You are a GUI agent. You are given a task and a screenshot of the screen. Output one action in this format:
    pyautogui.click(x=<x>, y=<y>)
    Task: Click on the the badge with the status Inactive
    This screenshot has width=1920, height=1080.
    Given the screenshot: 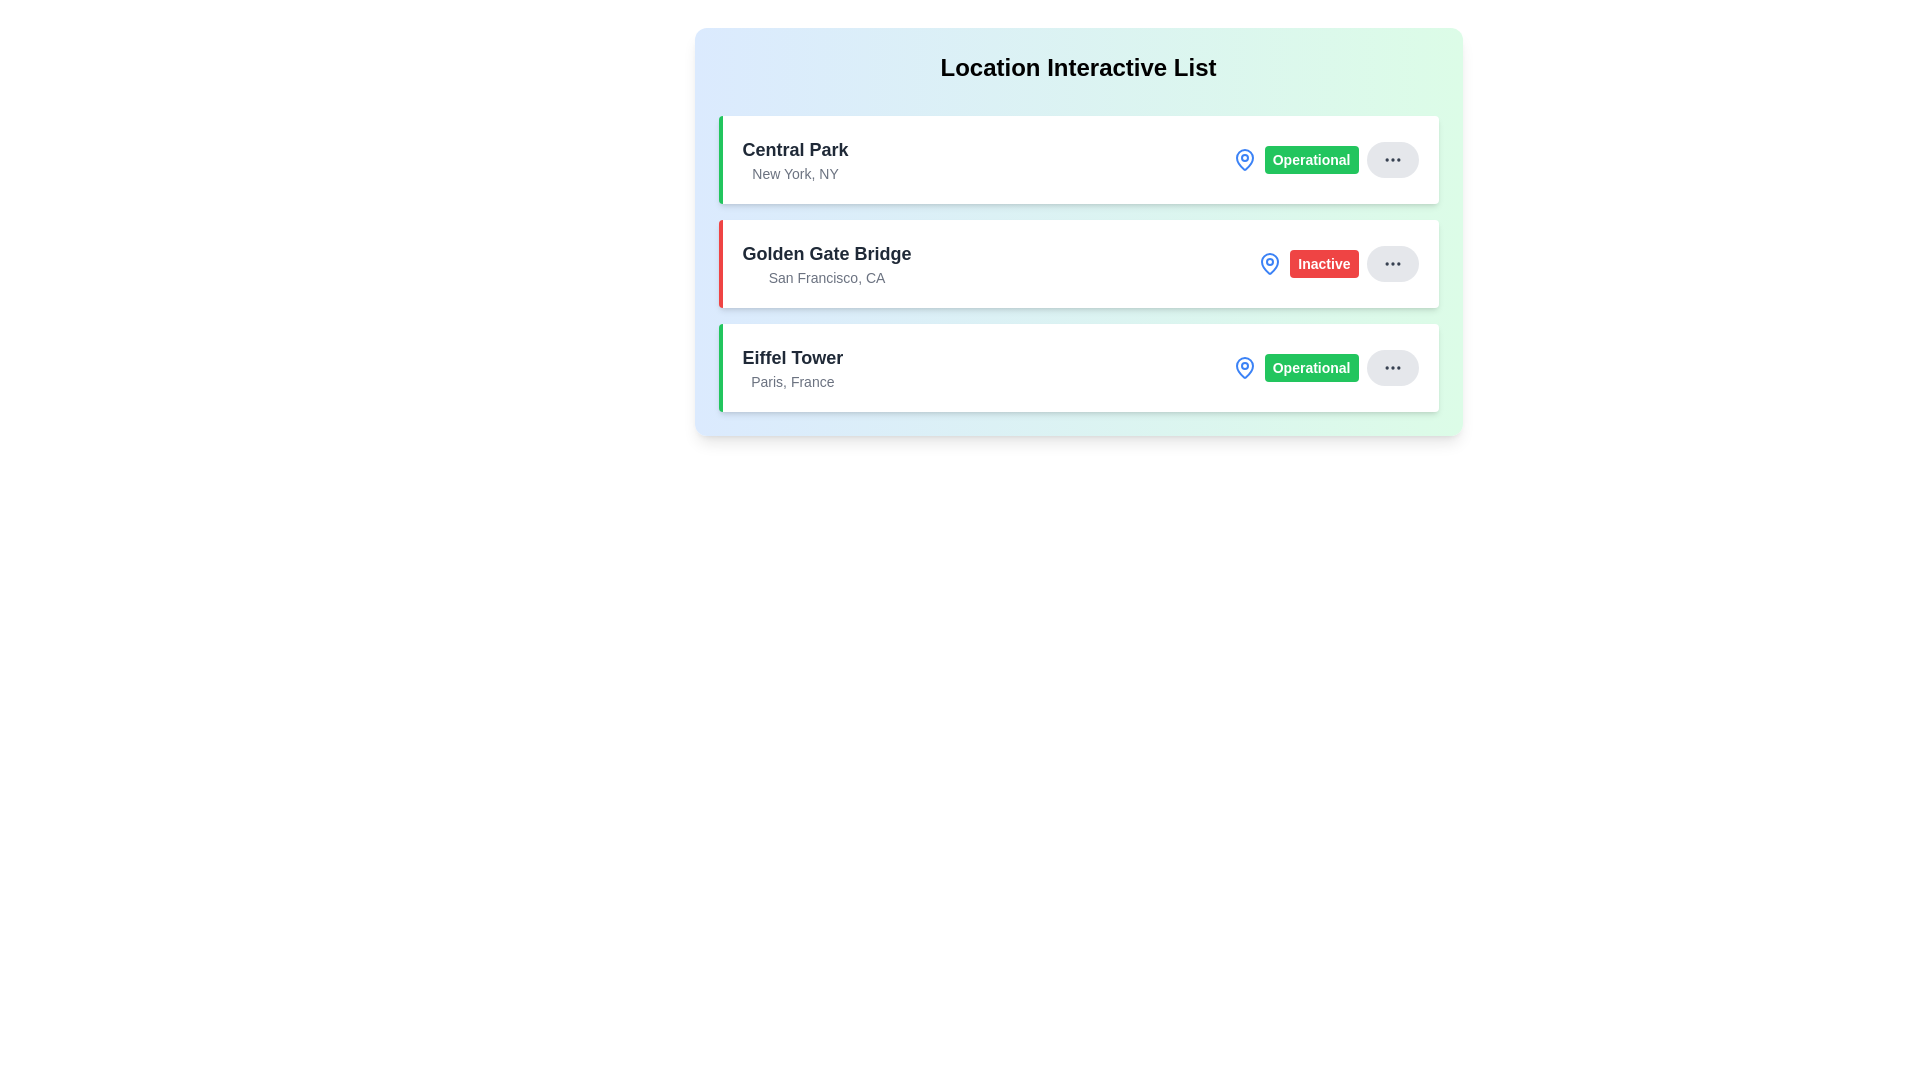 What is the action you would take?
    pyautogui.click(x=1324, y=262)
    